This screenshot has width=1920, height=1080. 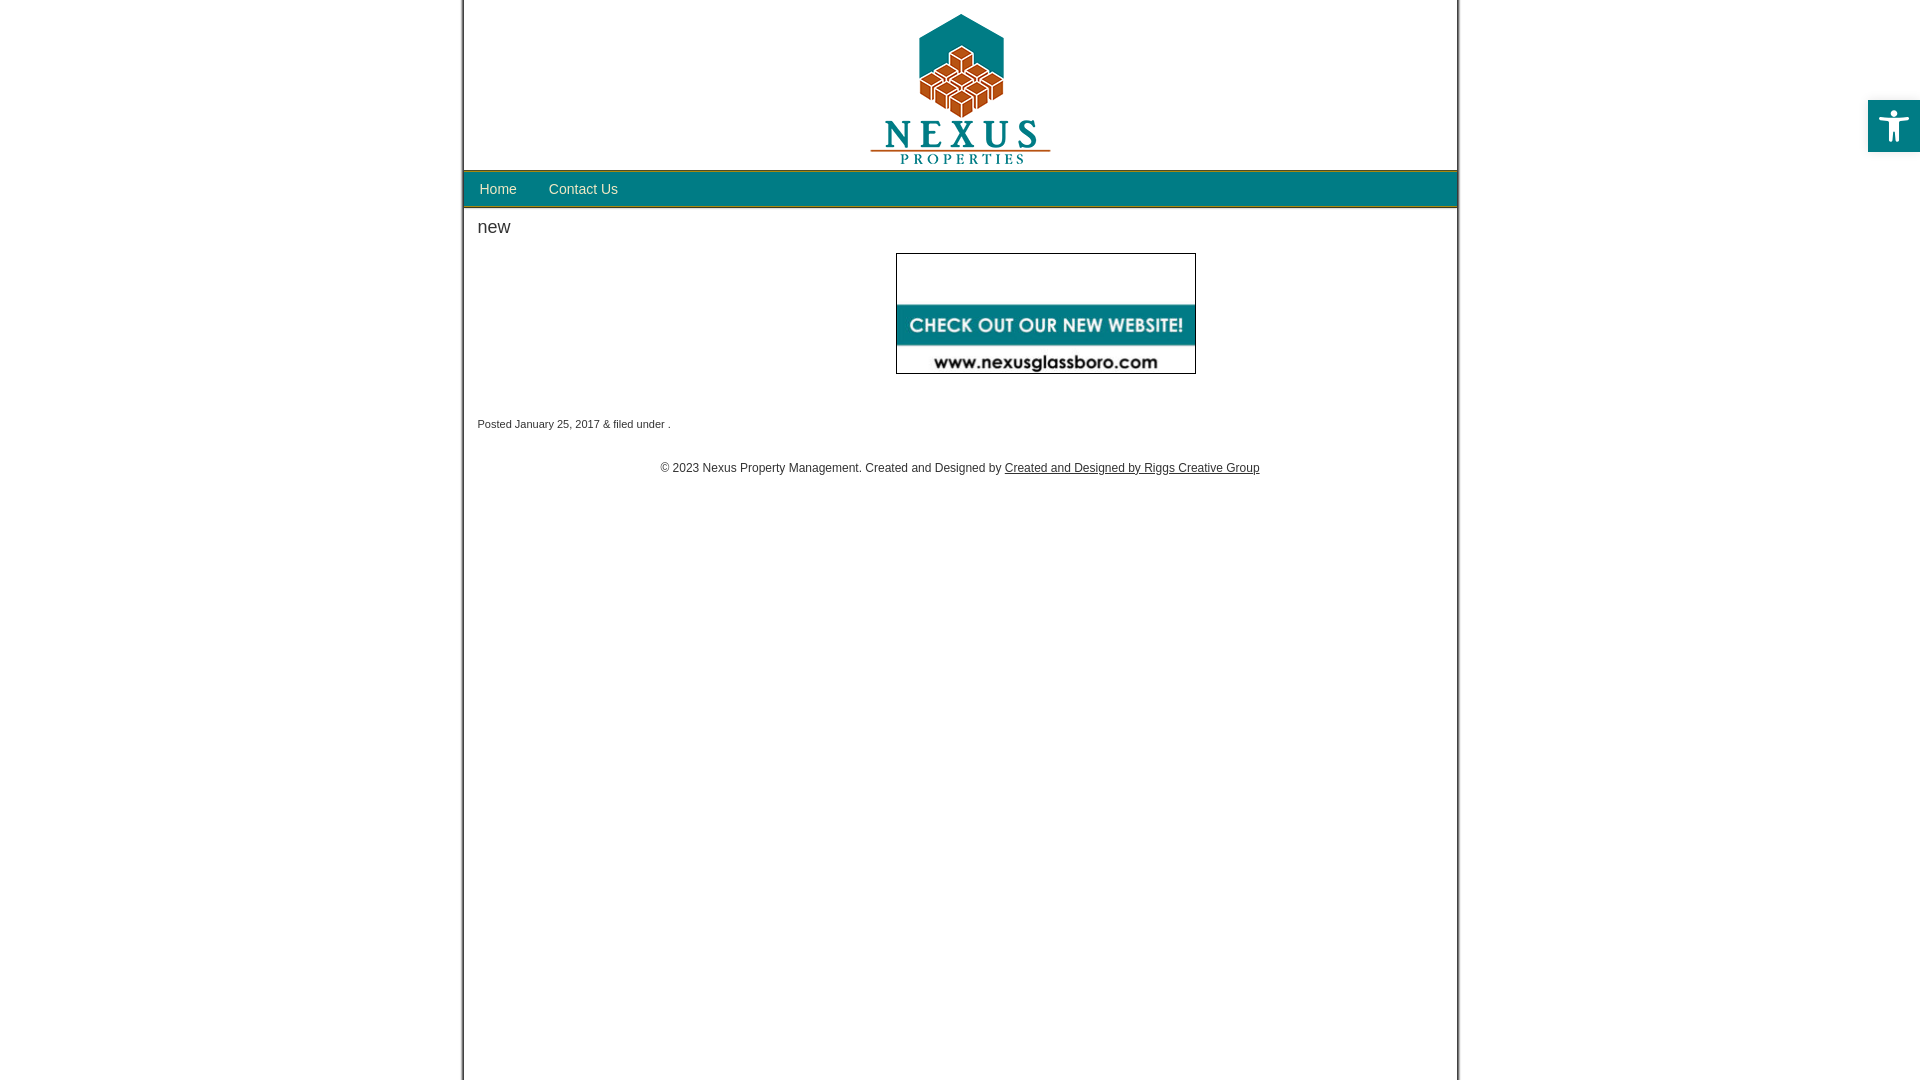 I want to click on 'Contact Us', so click(x=582, y=189).